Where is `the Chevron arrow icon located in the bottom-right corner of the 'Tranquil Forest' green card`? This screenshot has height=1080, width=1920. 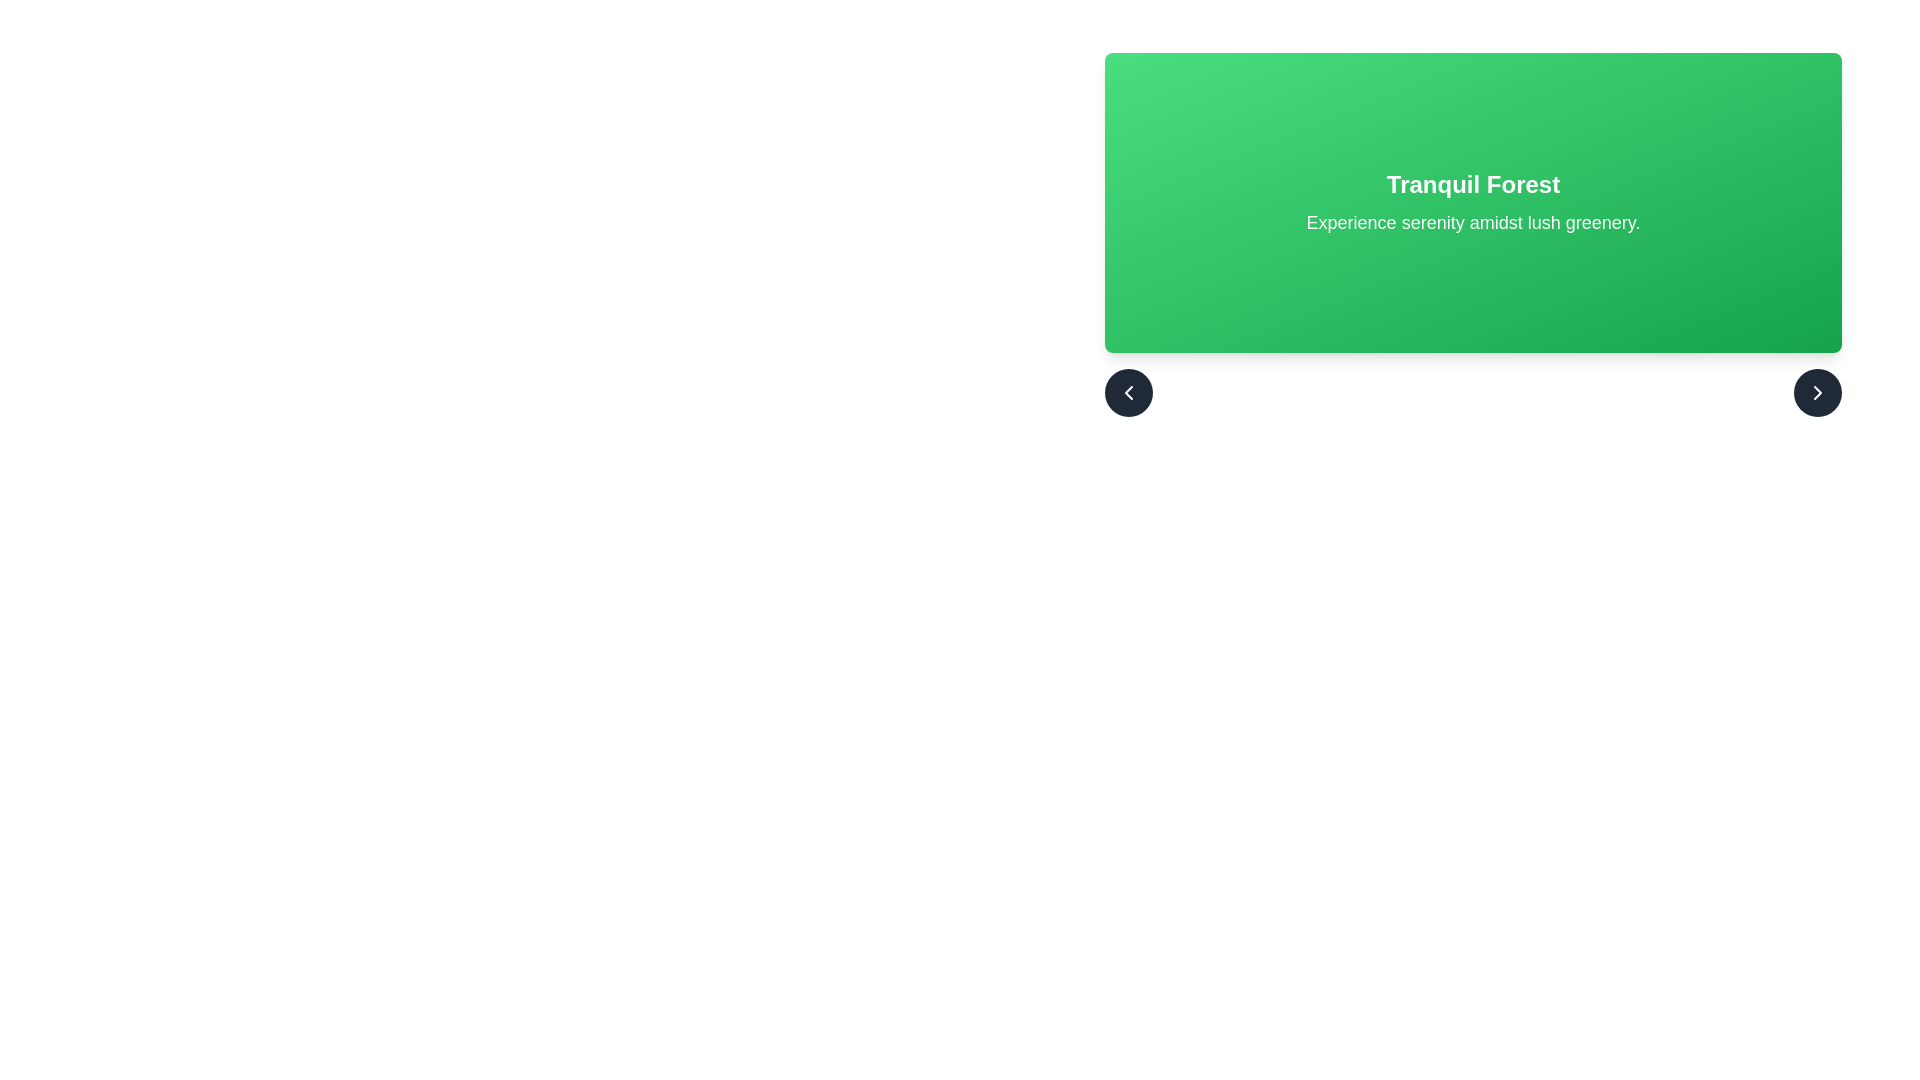 the Chevron arrow icon located in the bottom-right corner of the 'Tranquil Forest' green card is located at coordinates (1818, 393).